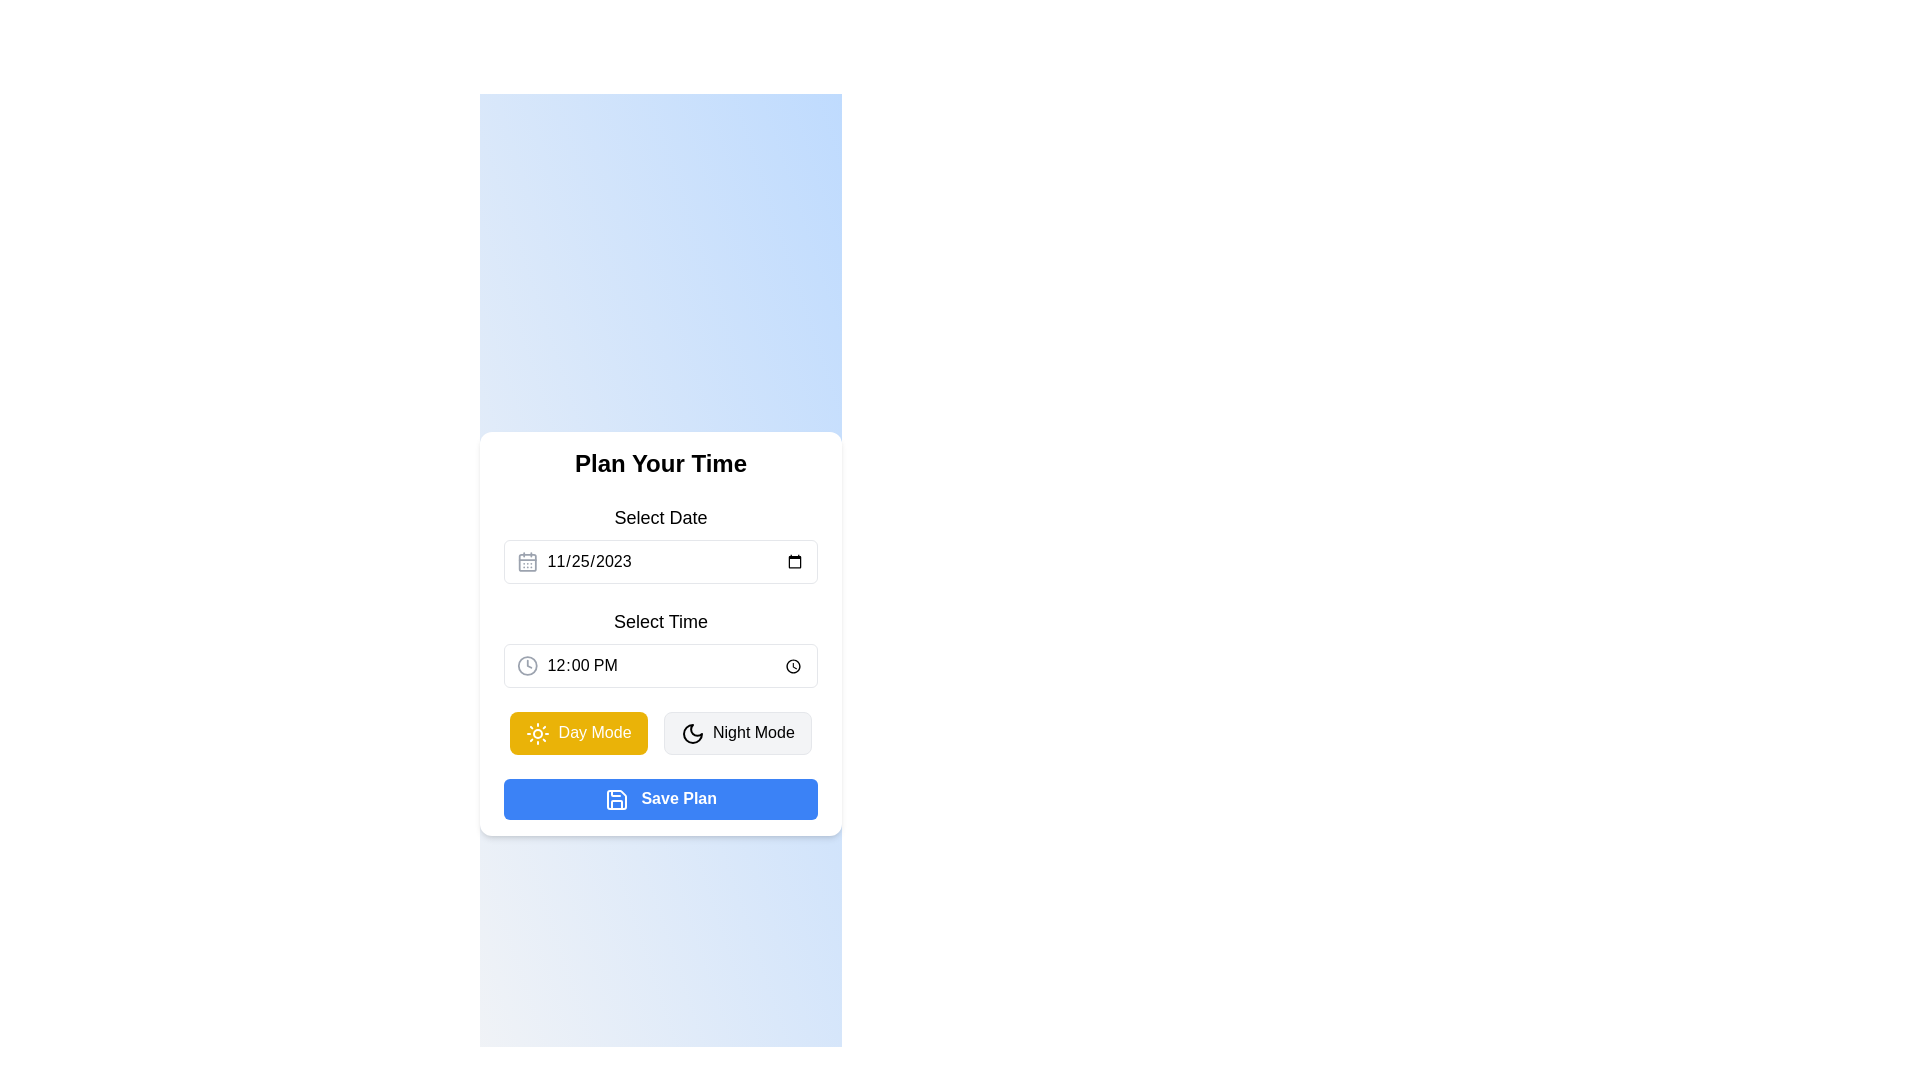  Describe the element at coordinates (615, 798) in the screenshot. I see `the visual representation of the save icon located within the blue button labeled 'Save Plan' at the lower section of the card interface` at that location.